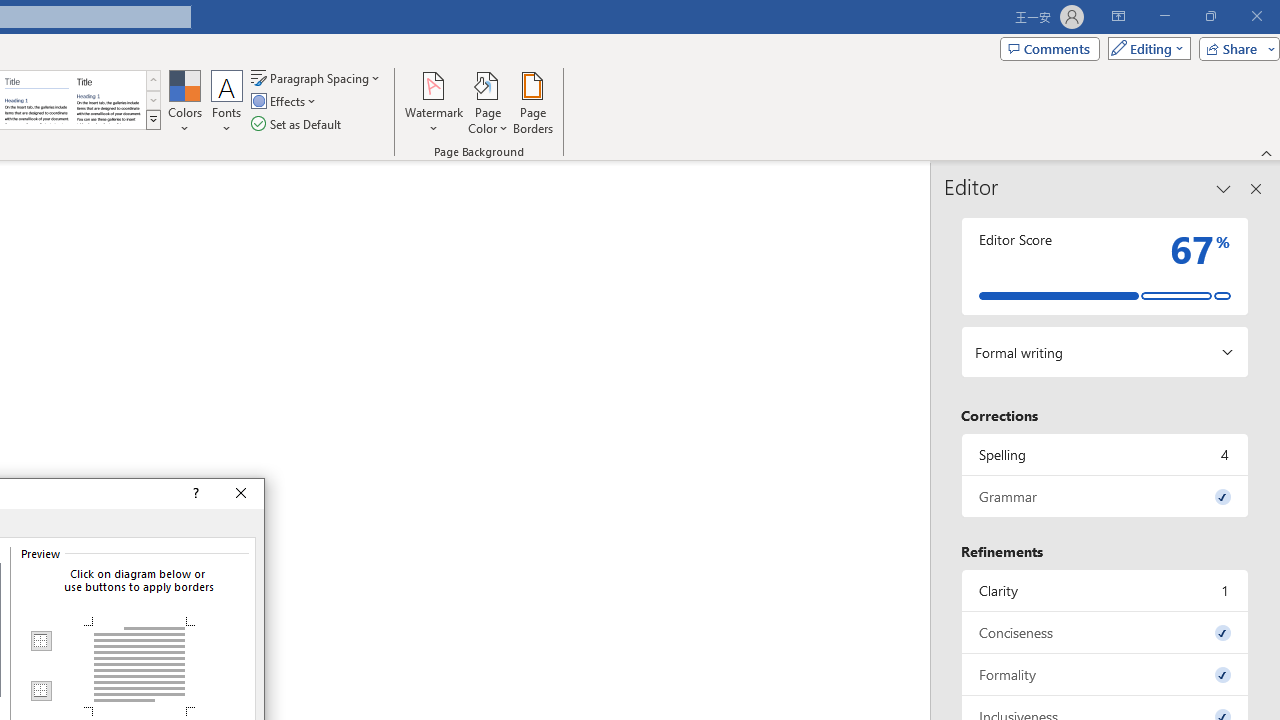 This screenshot has height=720, width=1280. Describe the element at coordinates (1104, 589) in the screenshot. I see `'Clarity, 1 issue. Press space or enter to review items.'` at that location.